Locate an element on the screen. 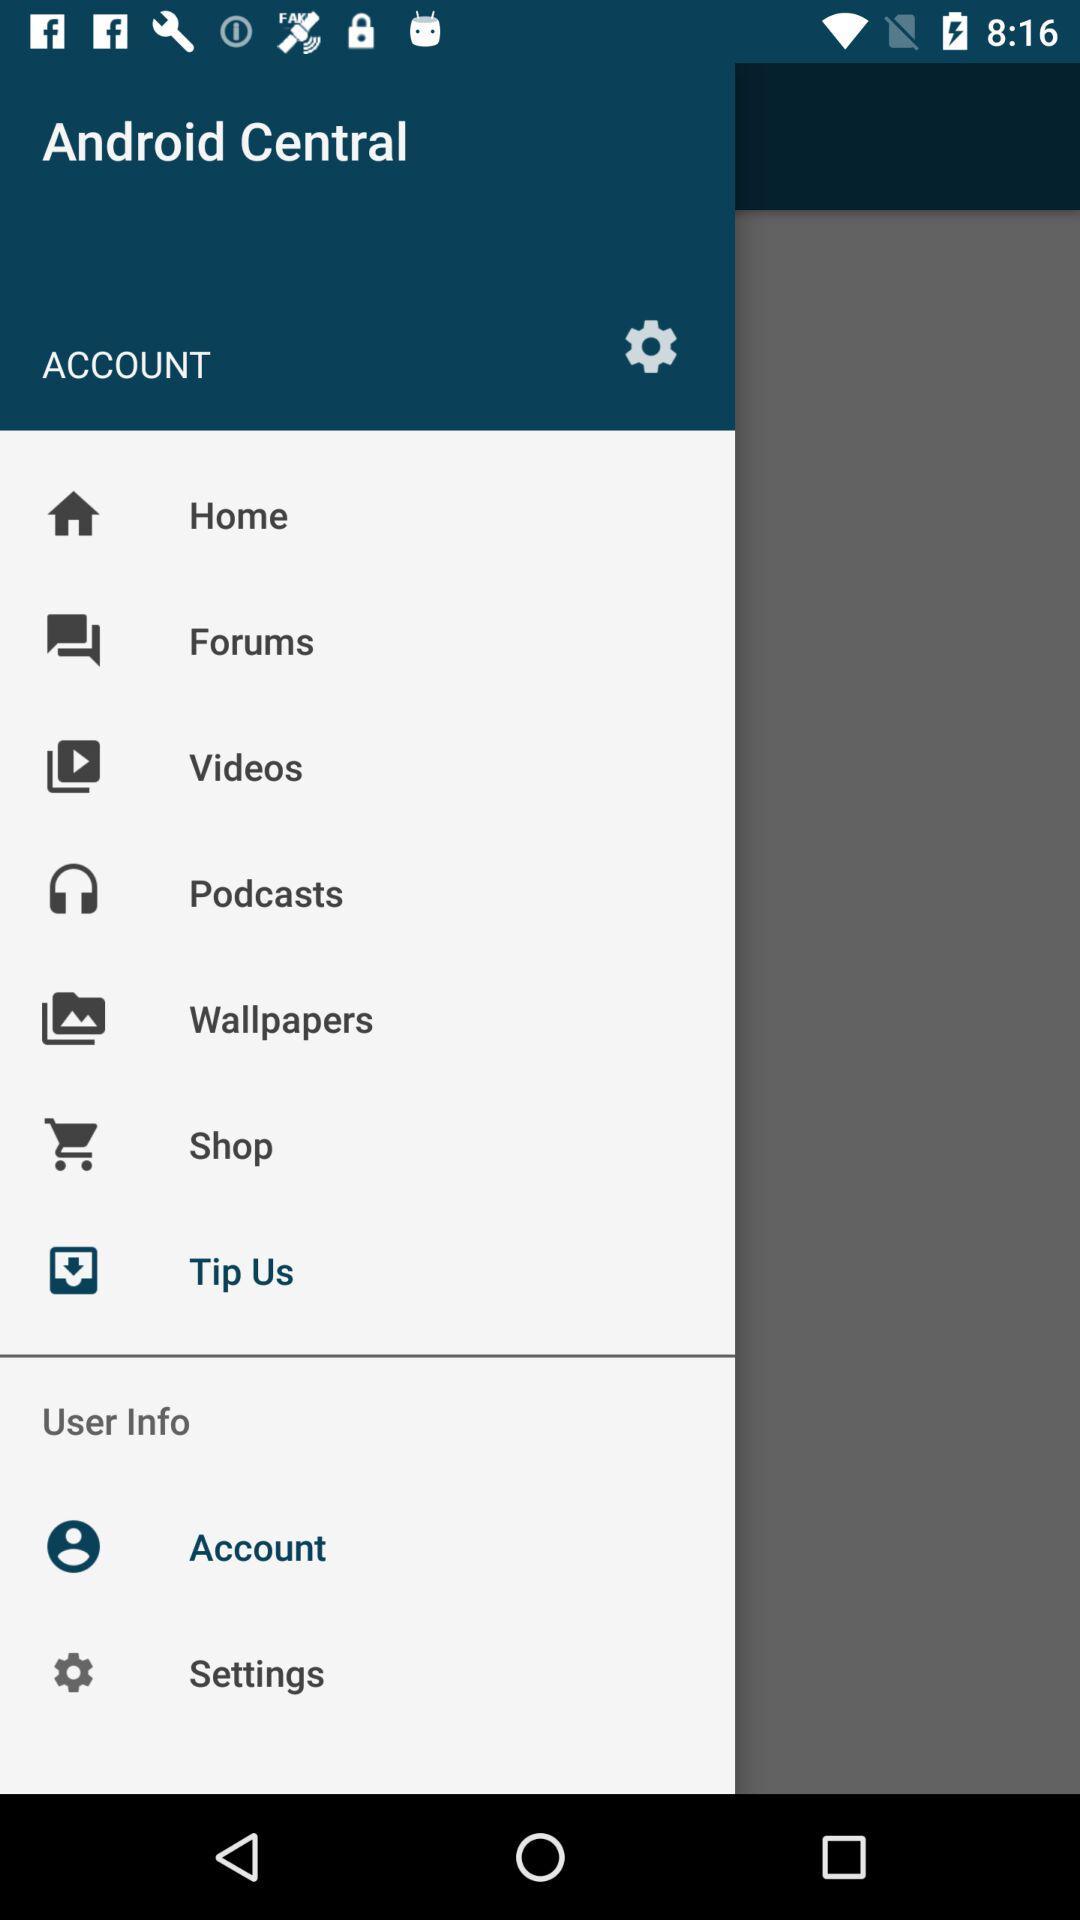  the item above the home is located at coordinates (651, 346).